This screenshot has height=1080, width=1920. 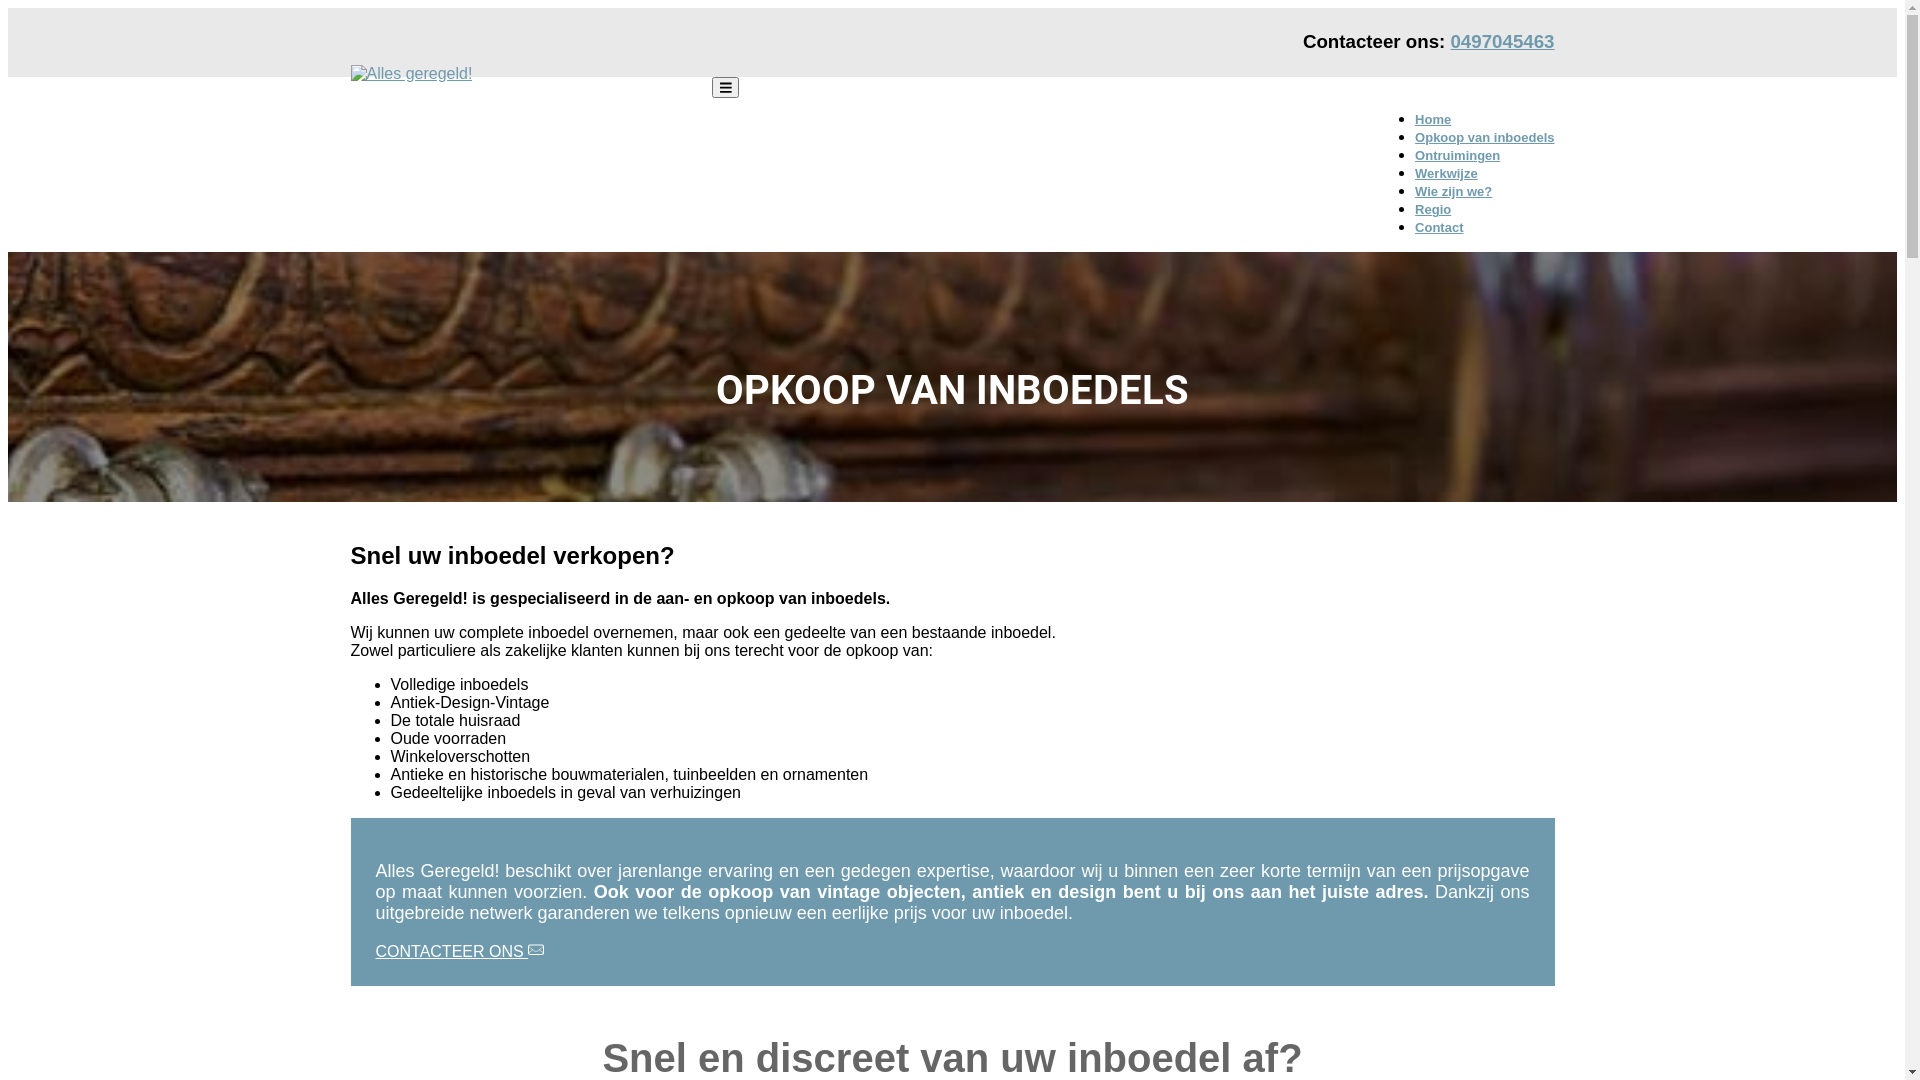 I want to click on 'Home', so click(x=1432, y=119).